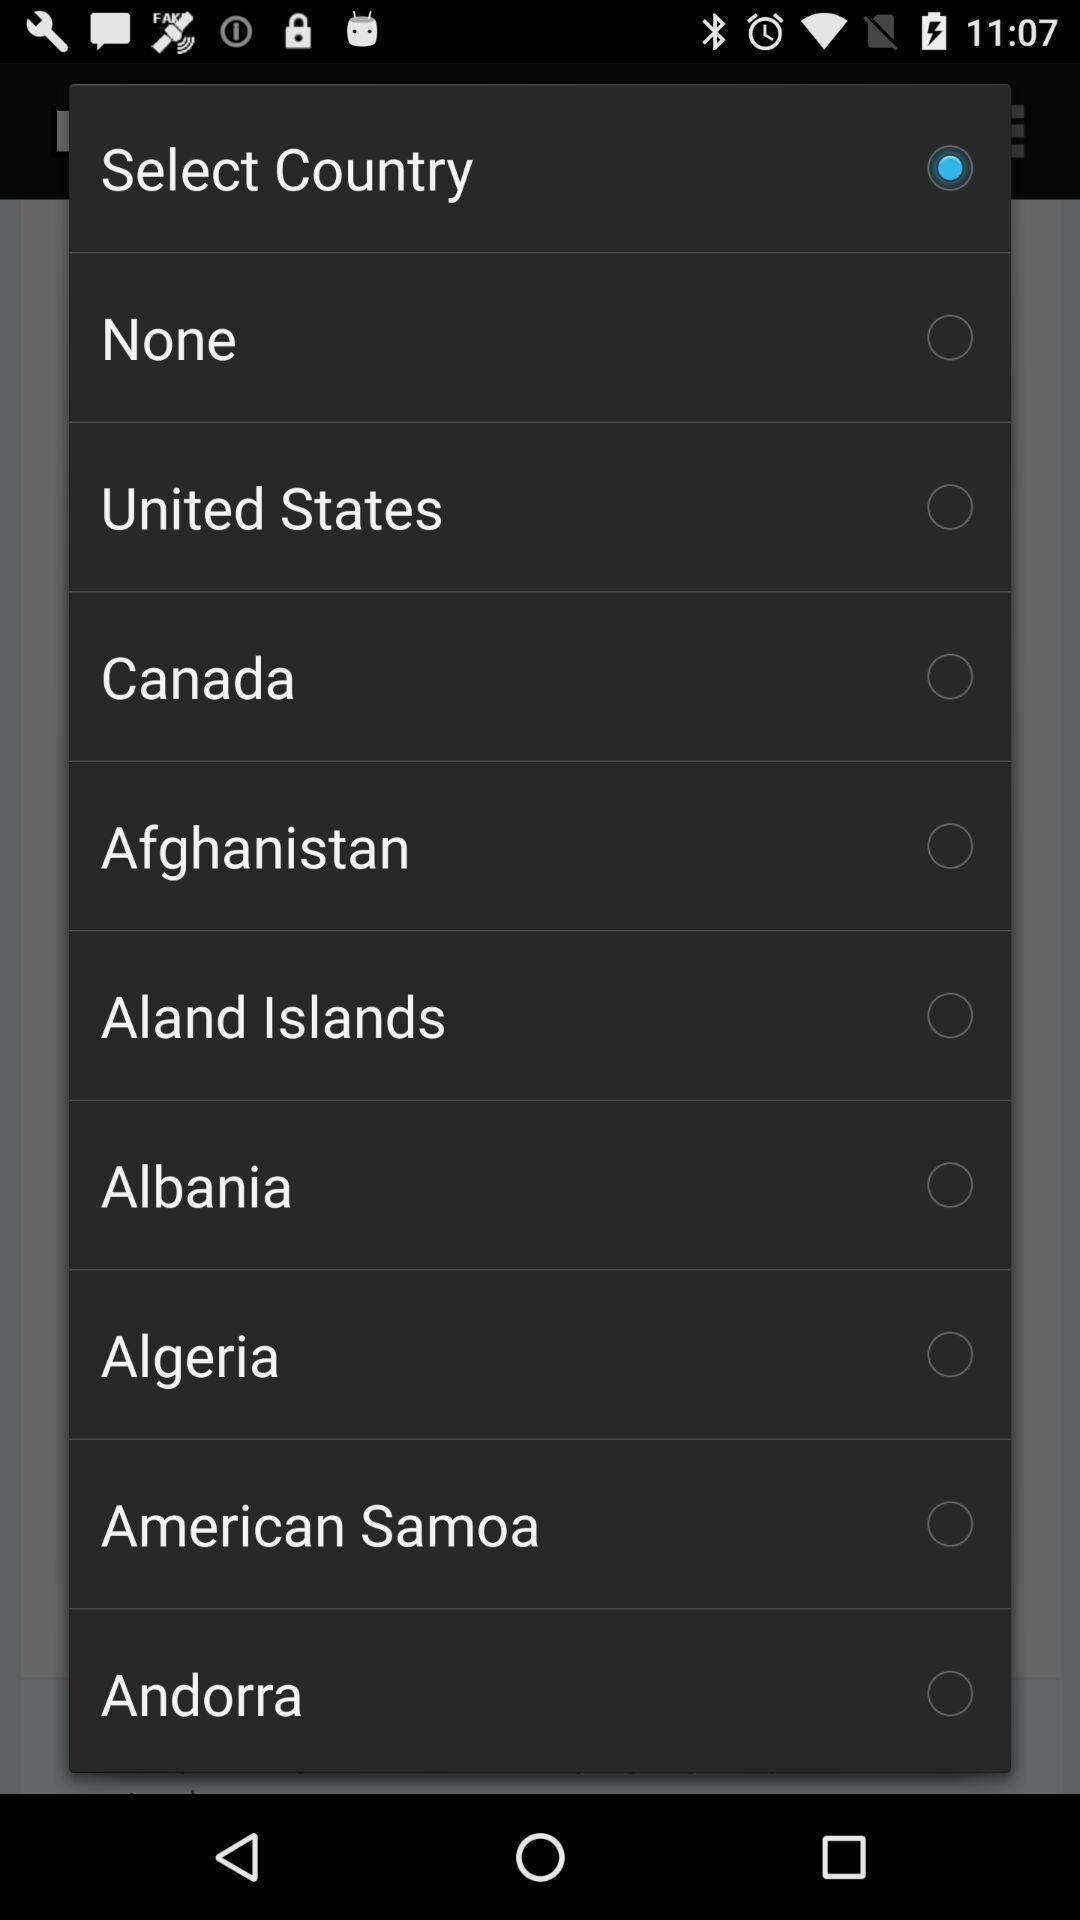 The height and width of the screenshot is (1920, 1080). What do you see at coordinates (540, 1354) in the screenshot?
I see `the algeria item` at bounding box center [540, 1354].